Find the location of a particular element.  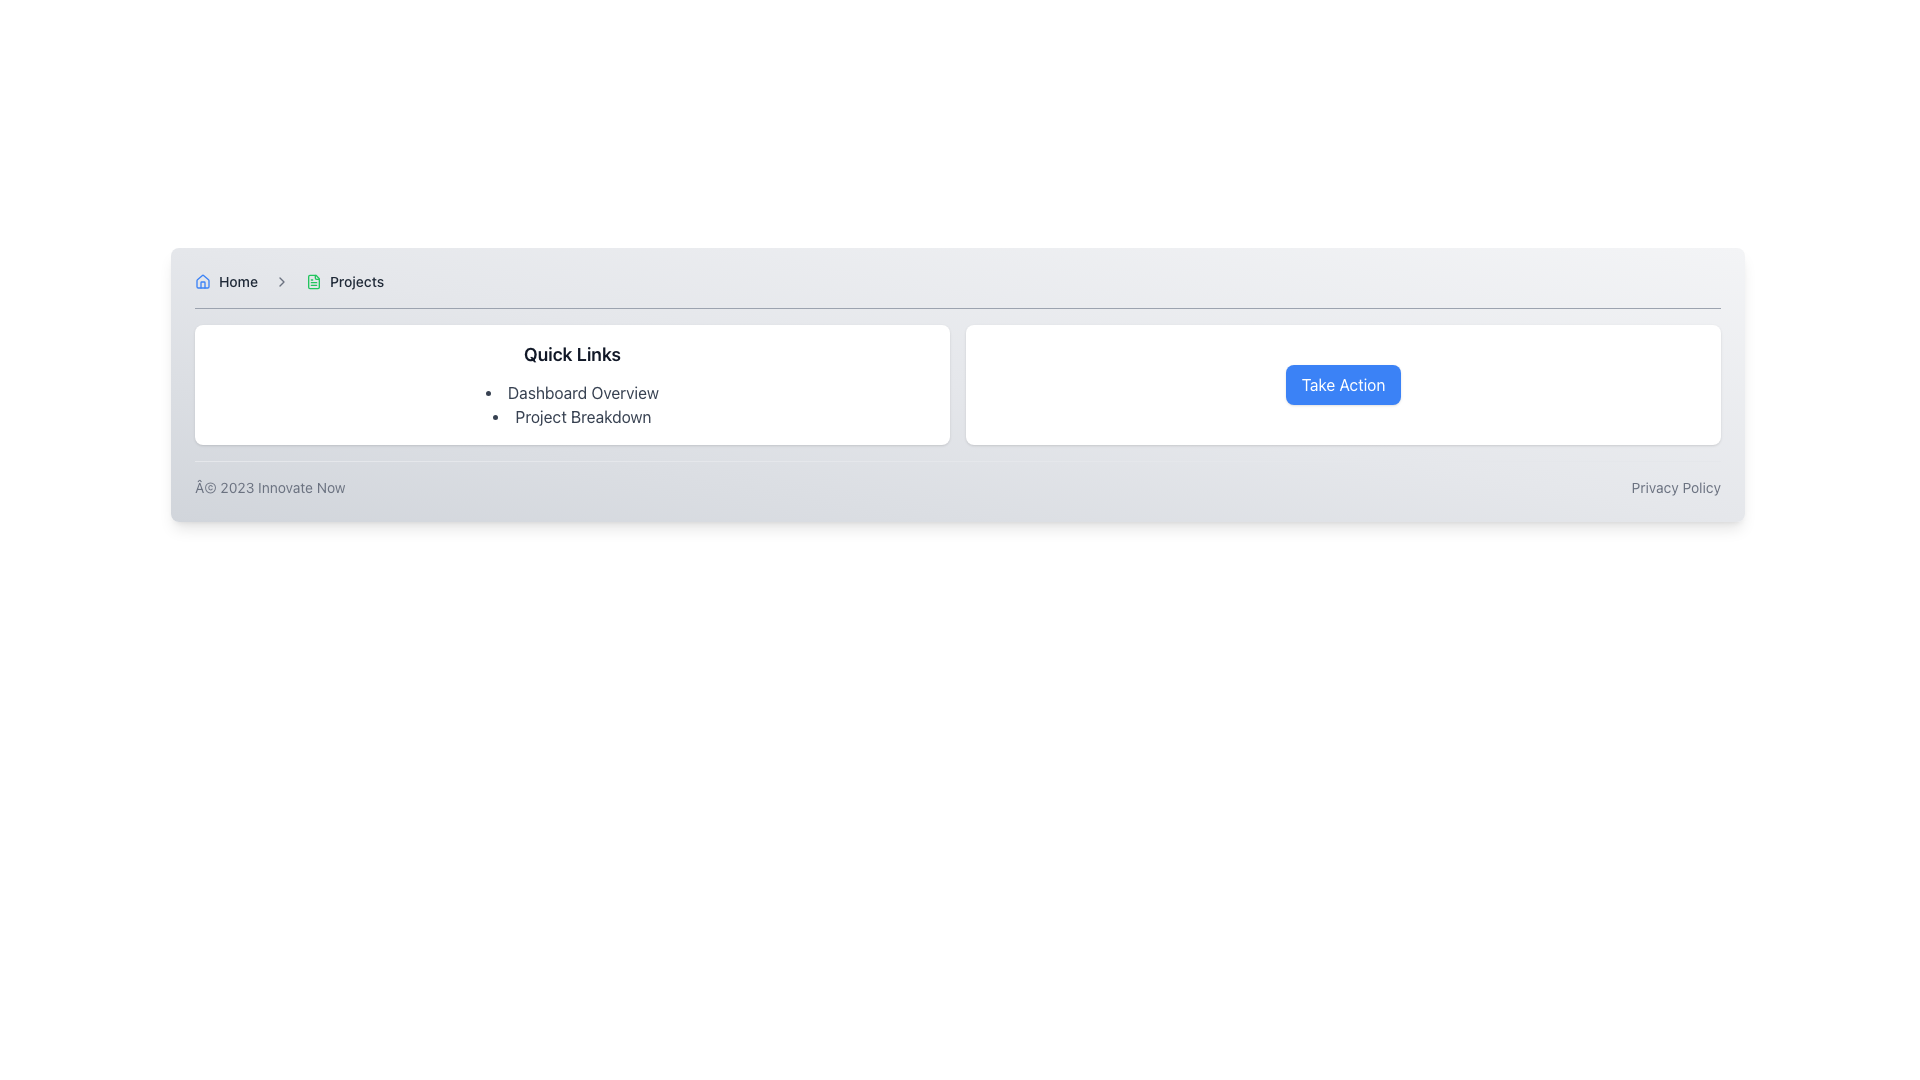

the 'Project Breakdown' item in the bulleted list located under the 'Quick Links' section is located at coordinates (571, 405).